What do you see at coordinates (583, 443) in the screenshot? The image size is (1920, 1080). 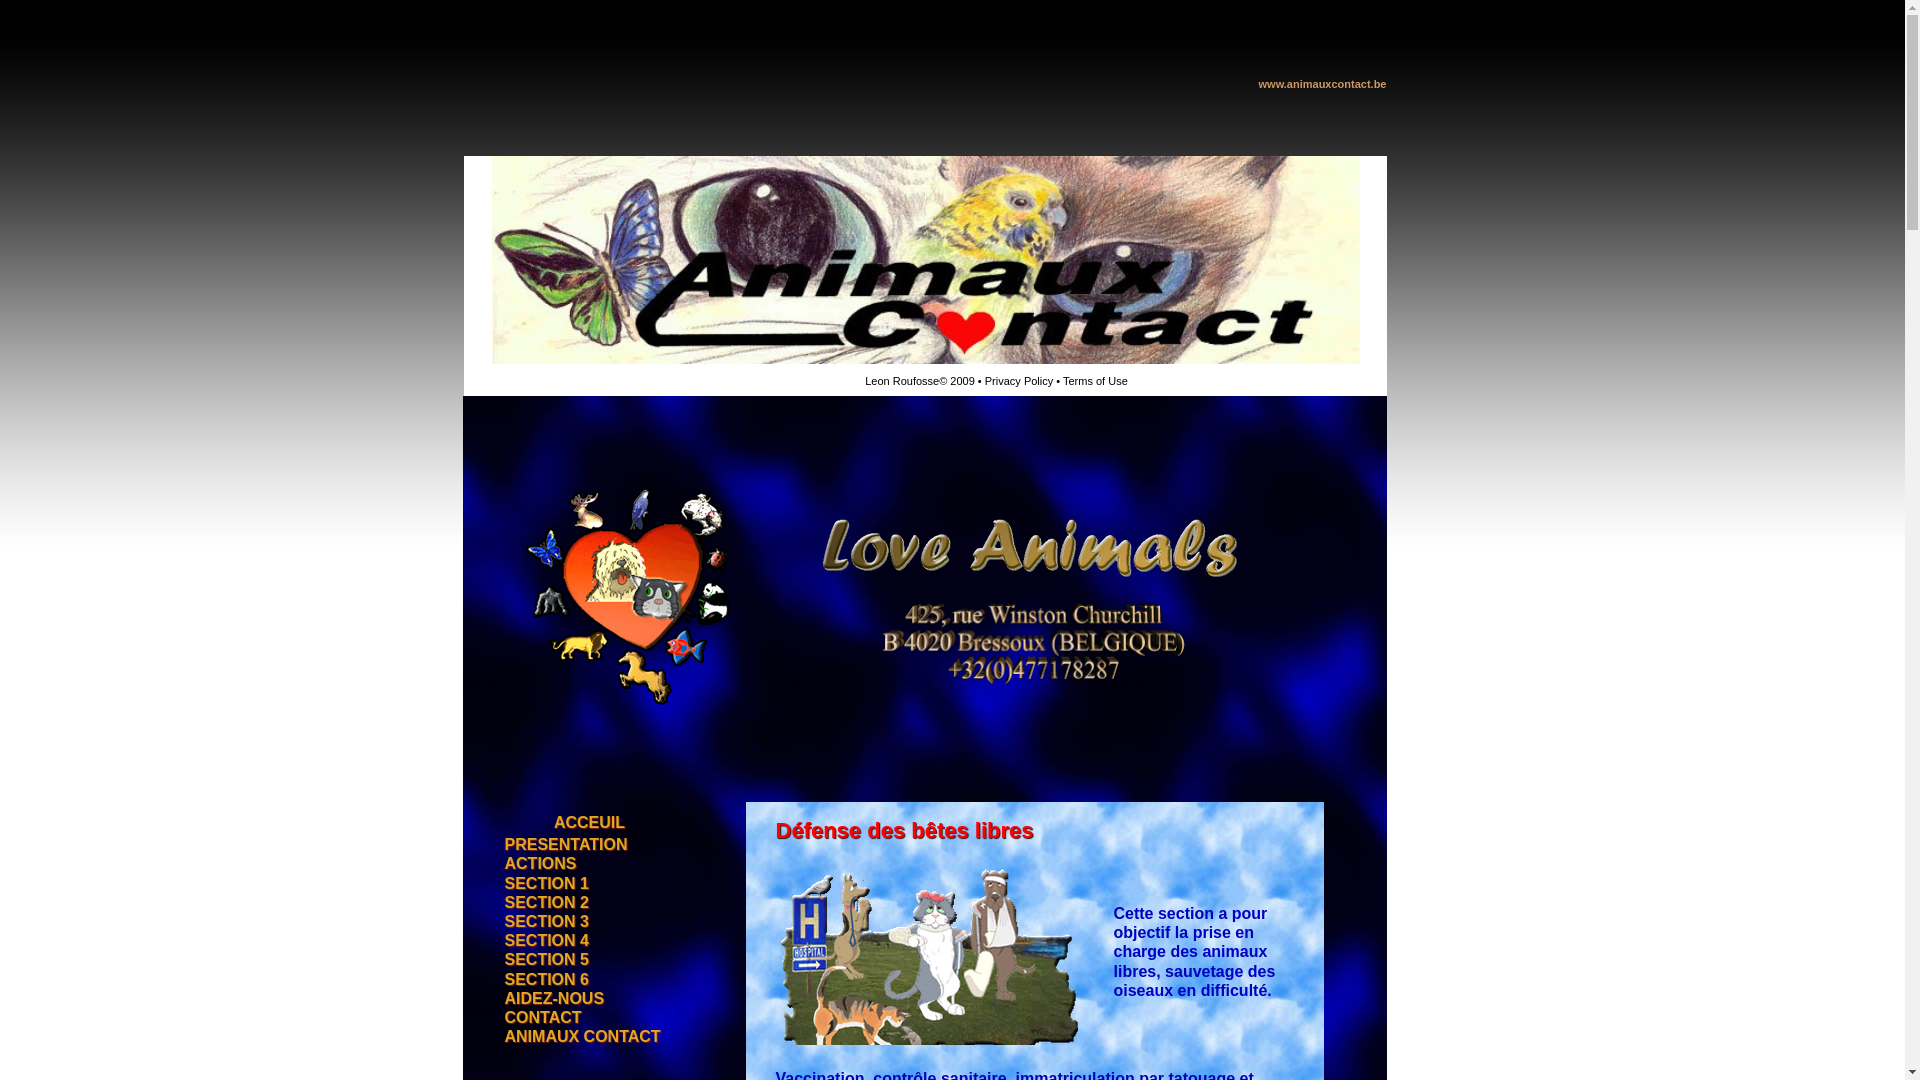 I see `'Accueil'` at bounding box center [583, 443].